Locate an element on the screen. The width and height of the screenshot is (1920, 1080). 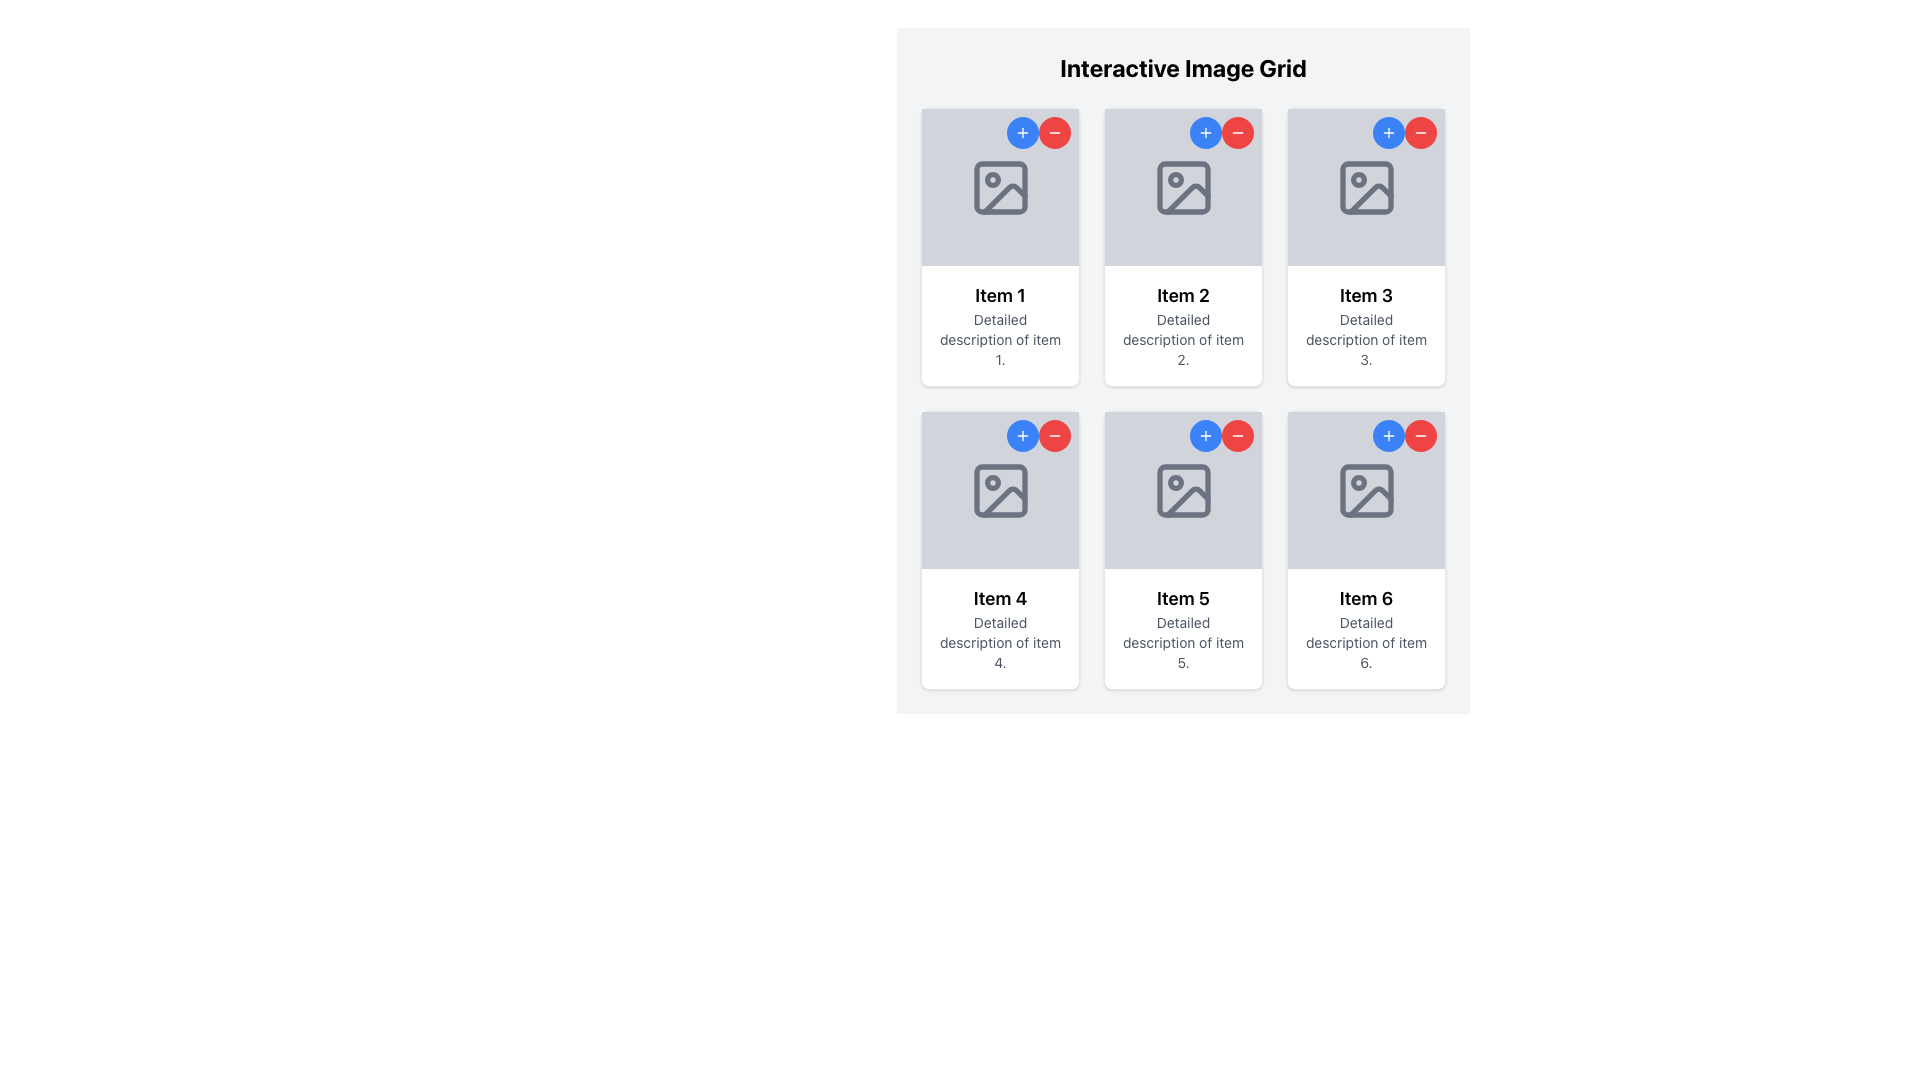
the card containing the text block with the bold title 'Item 1' and description 'Detailed description of item 1' located in the bottom section of the card is located at coordinates (1000, 325).